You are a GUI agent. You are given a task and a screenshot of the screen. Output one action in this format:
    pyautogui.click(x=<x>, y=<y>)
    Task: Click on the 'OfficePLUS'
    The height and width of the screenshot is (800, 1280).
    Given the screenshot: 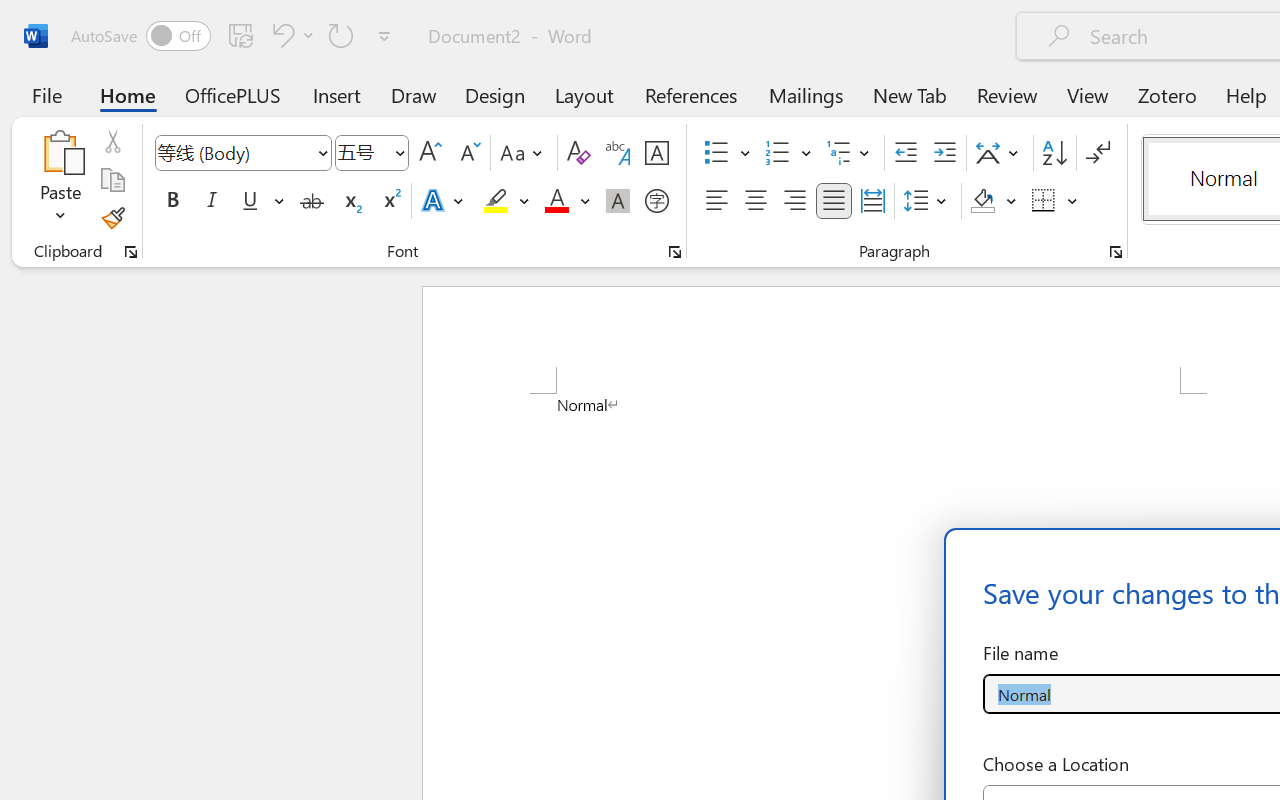 What is the action you would take?
    pyautogui.click(x=233, y=94)
    